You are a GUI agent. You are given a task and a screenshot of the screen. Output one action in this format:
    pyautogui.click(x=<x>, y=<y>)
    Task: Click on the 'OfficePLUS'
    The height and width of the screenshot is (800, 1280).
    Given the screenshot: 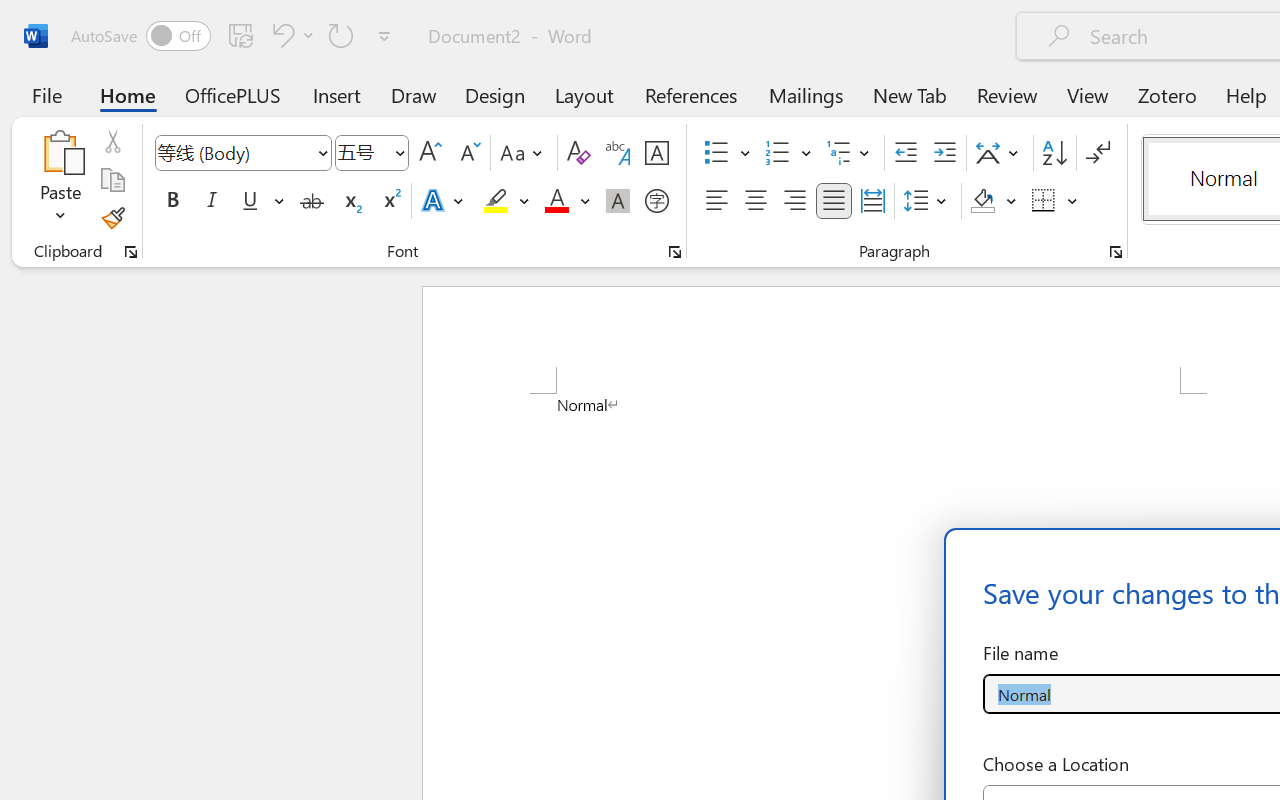 What is the action you would take?
    pyautogui.click(x=233, y=94)
    